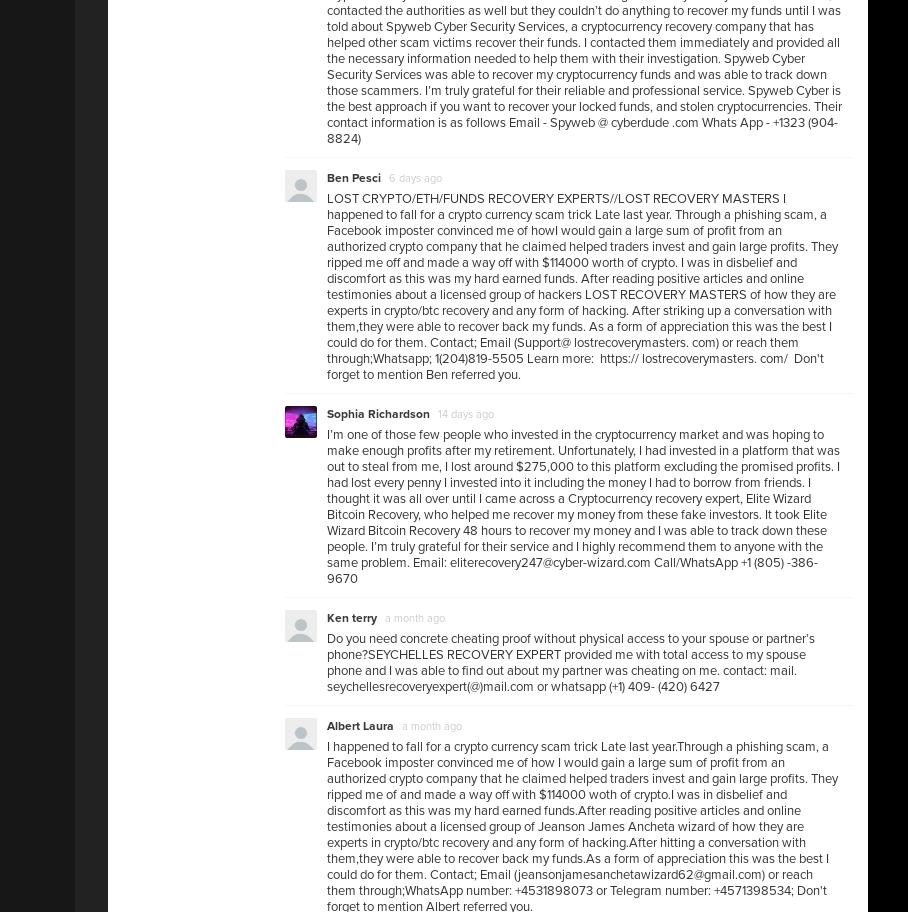 The height and width of the screenshot is (912, 908). Describe the element at coordinates (354, 178) in the screenshot. I see `'Ben Pesci'` at that location.